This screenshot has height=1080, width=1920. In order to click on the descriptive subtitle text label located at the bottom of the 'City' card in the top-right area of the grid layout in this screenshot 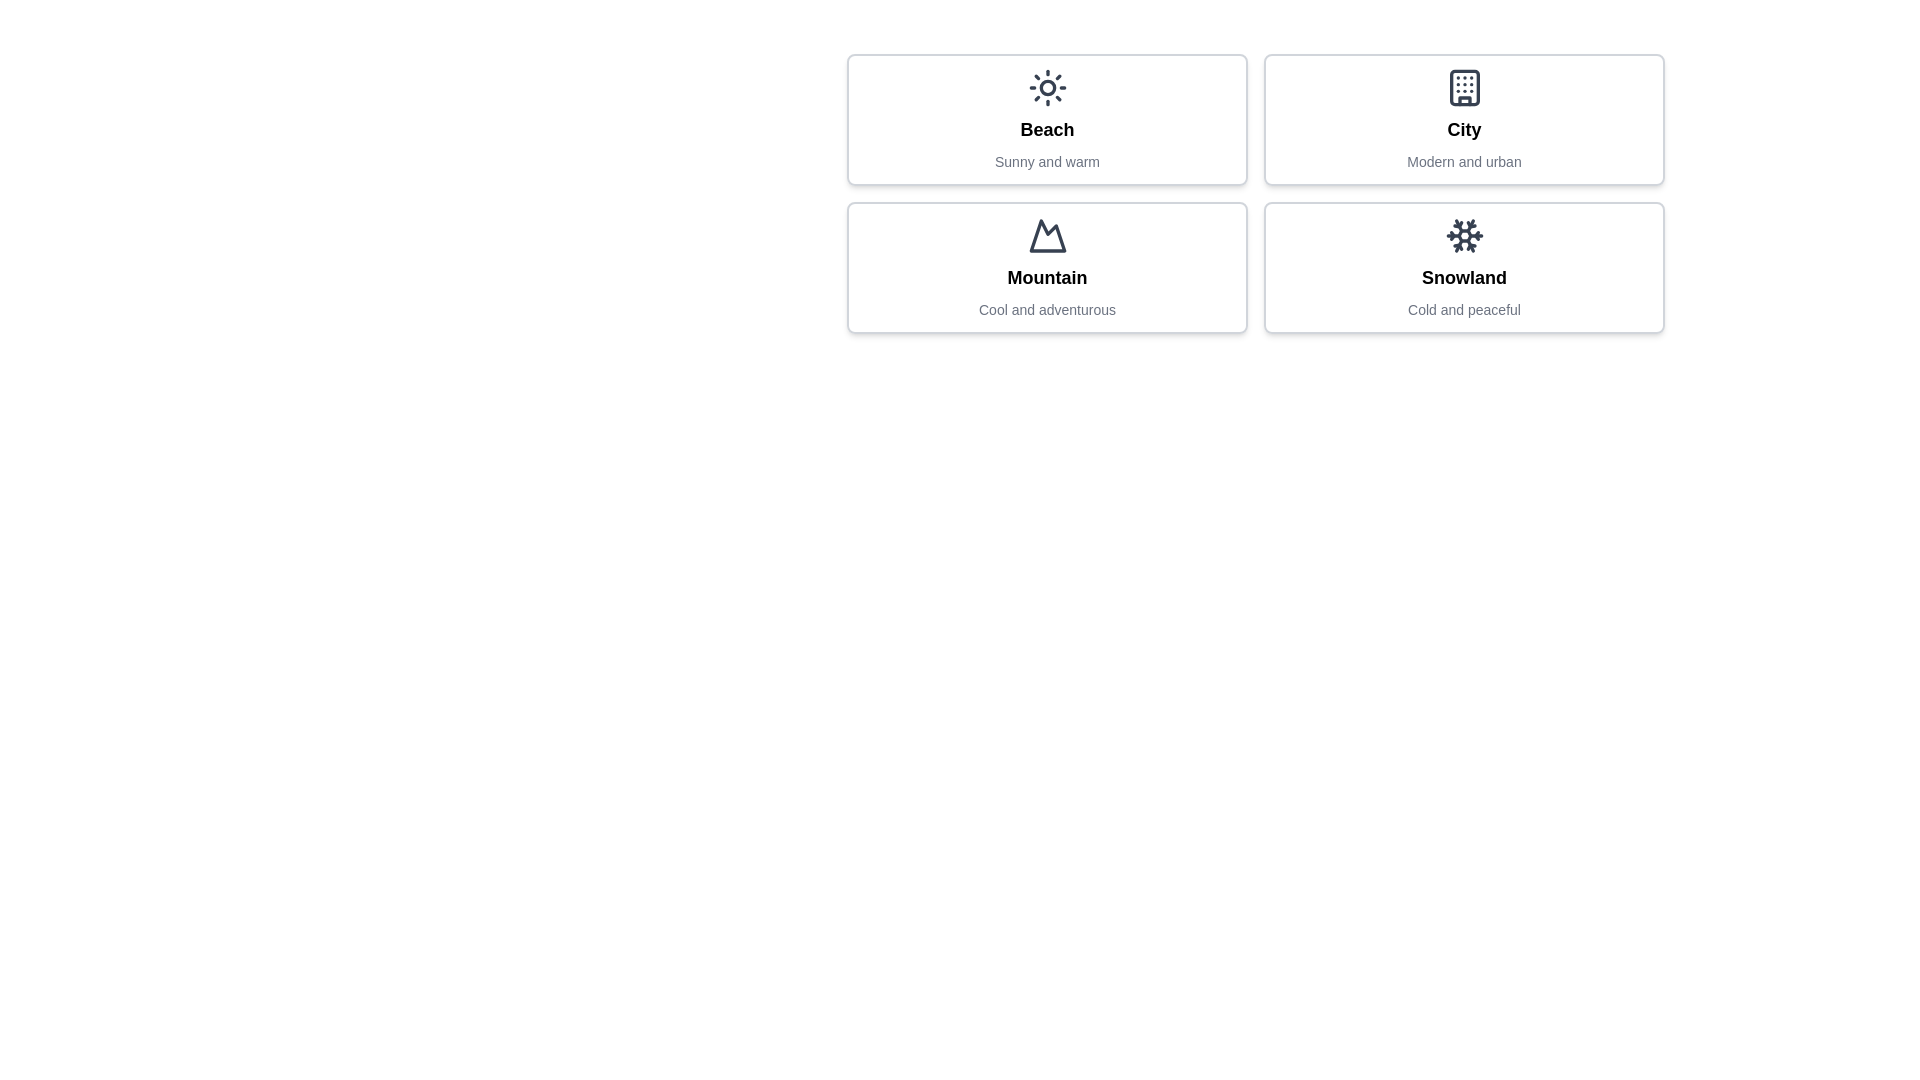, I will do `click(1464, 161)`.